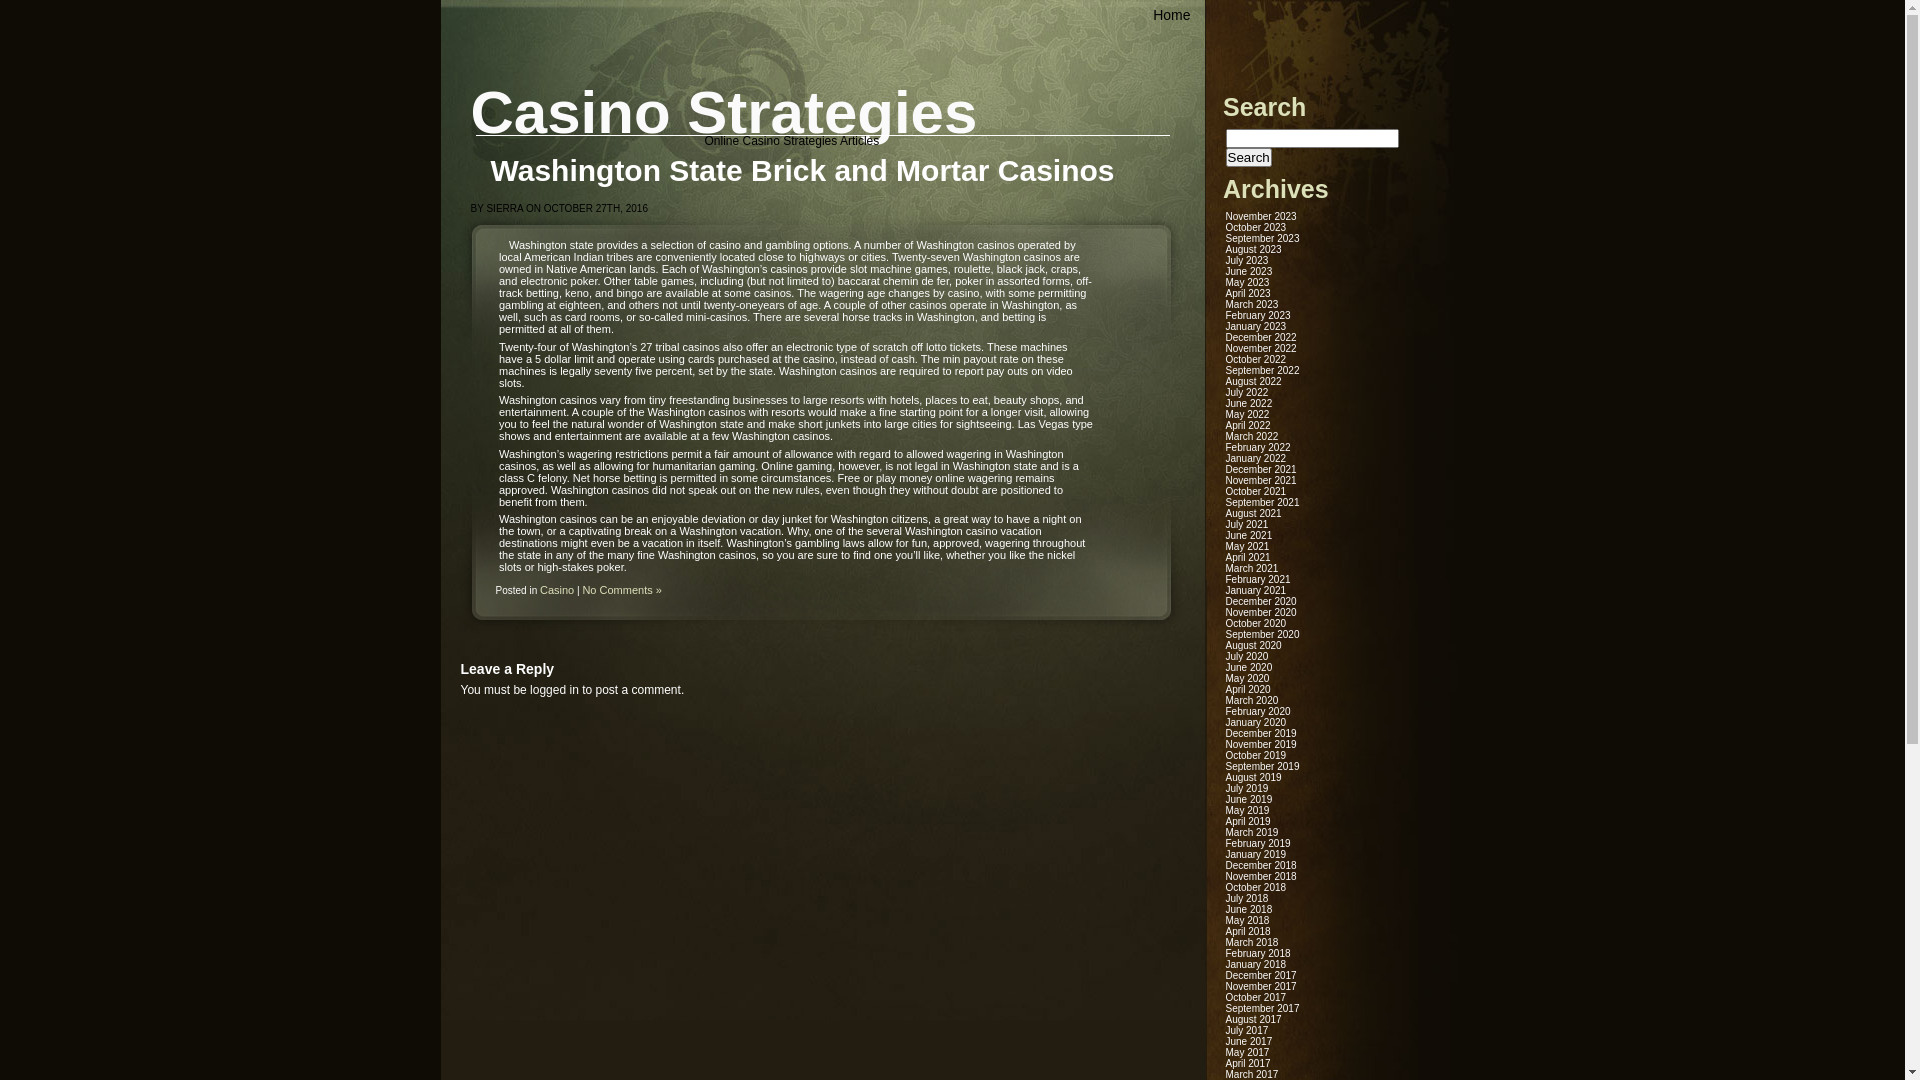 The width and height of the screenshot is (1920, 1080). I want to click on 'December 2018', so click(1260, 864).